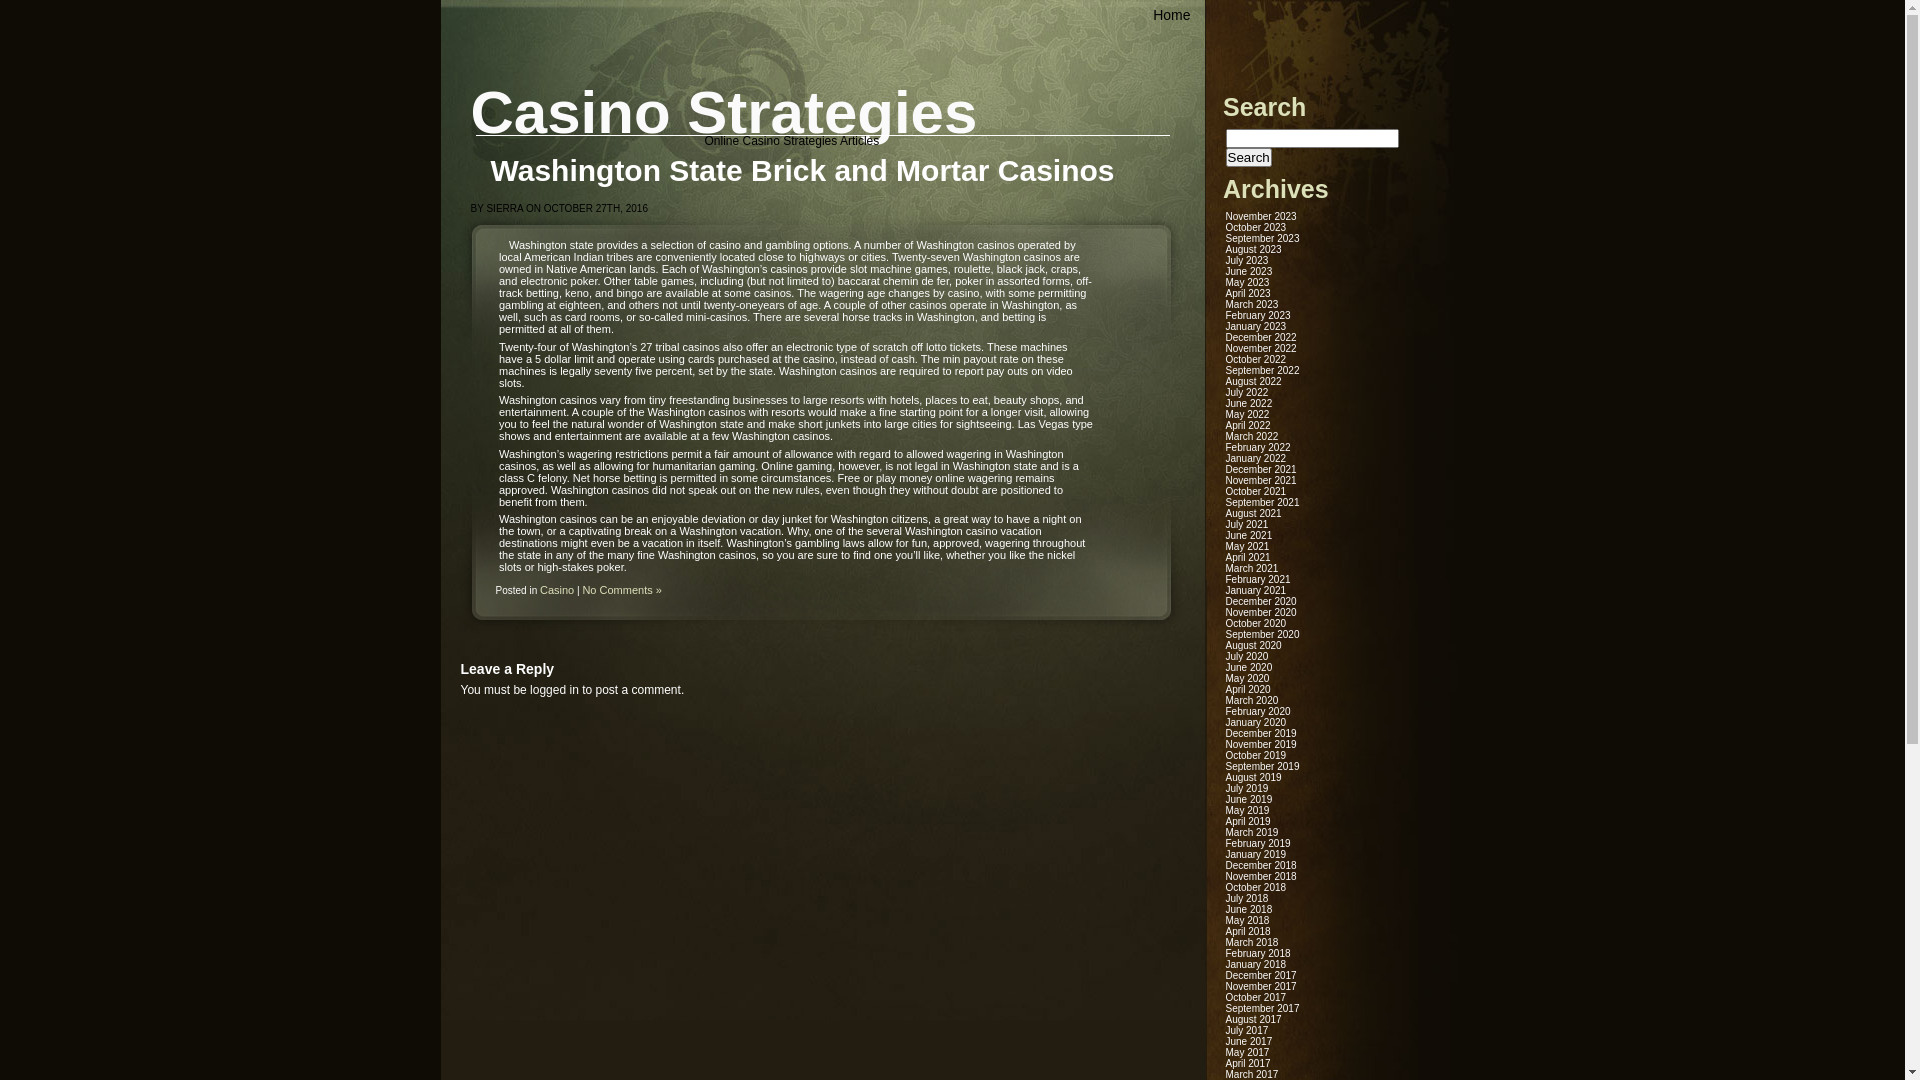 The width and height of the screenshot is (1920, 1080). I want to click on 'December 2018', so click(1260, 864).